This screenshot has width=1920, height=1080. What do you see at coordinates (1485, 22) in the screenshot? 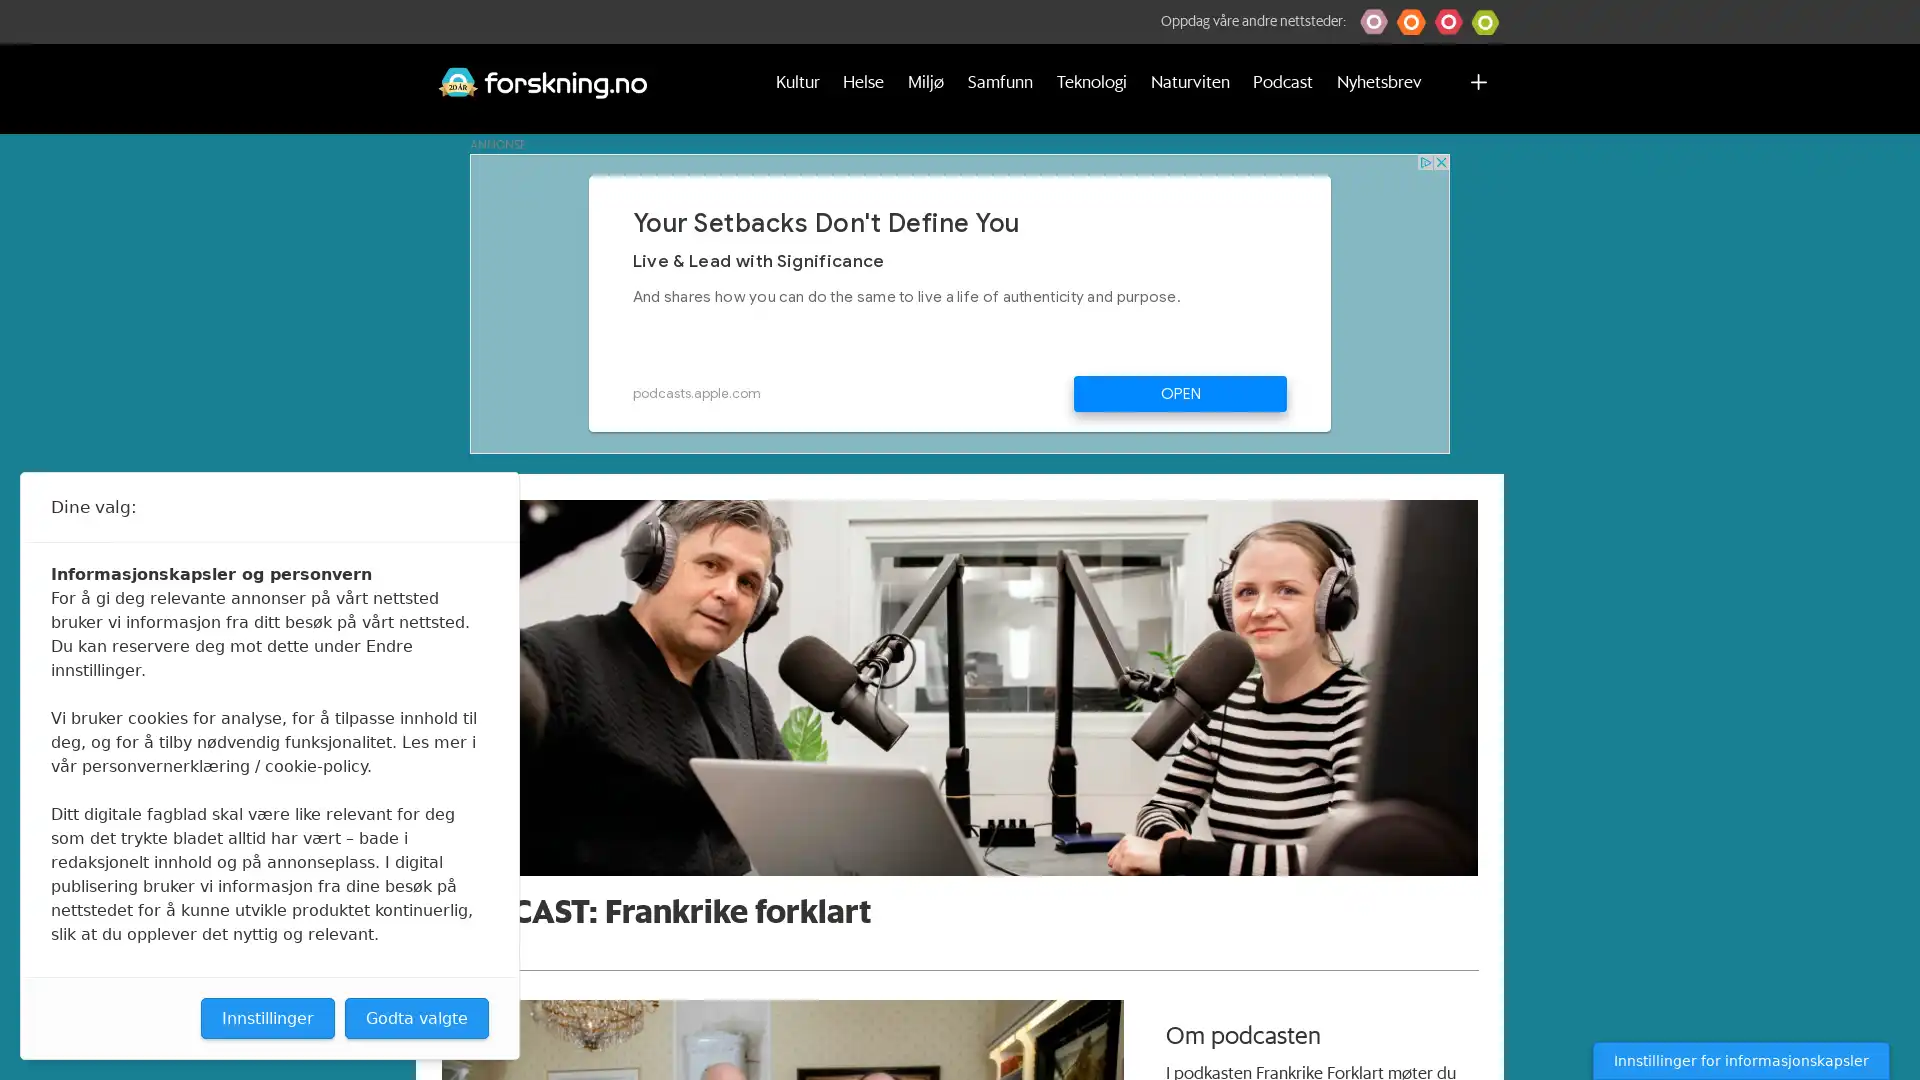
I see `logo for stilling.forskning.no` at bounding box center [1485, 22].